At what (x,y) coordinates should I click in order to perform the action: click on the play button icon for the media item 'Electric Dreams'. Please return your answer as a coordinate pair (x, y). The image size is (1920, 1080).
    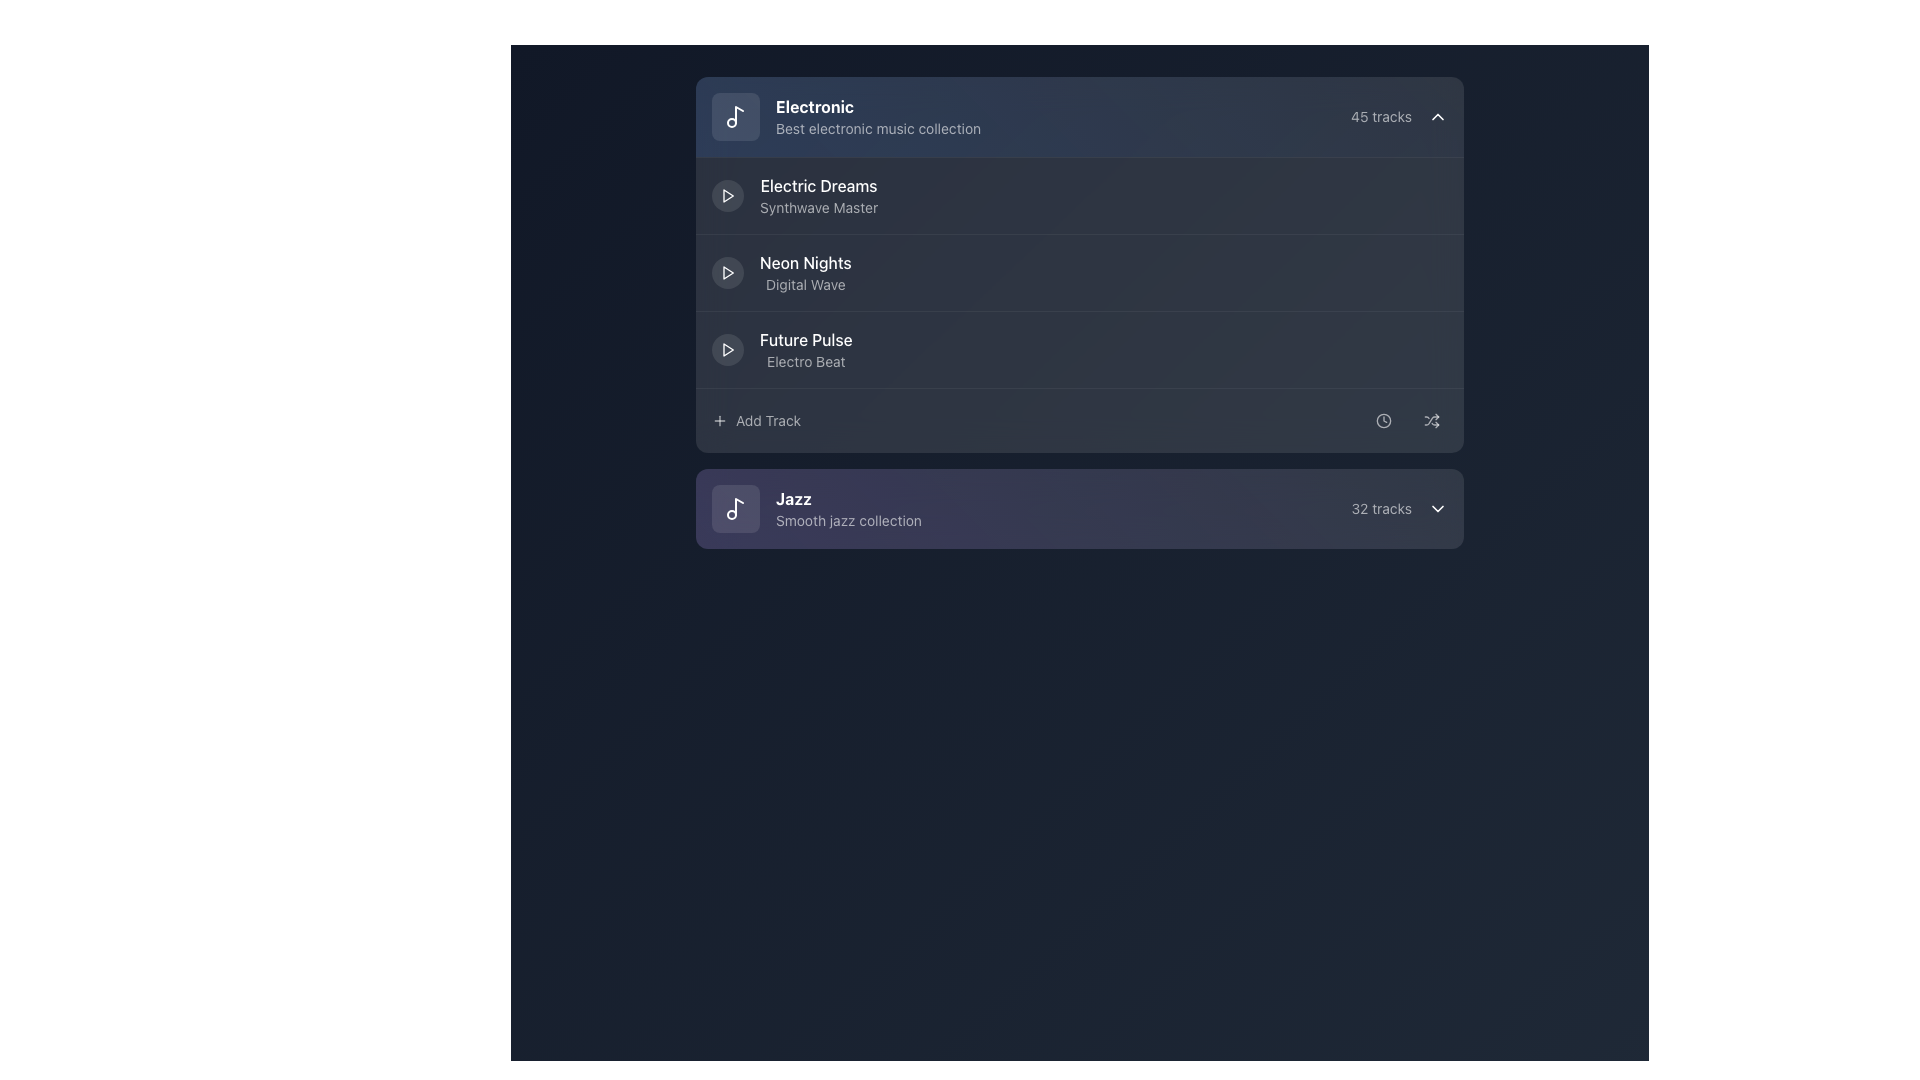
    Looking at the image, I should click on (727, 273).